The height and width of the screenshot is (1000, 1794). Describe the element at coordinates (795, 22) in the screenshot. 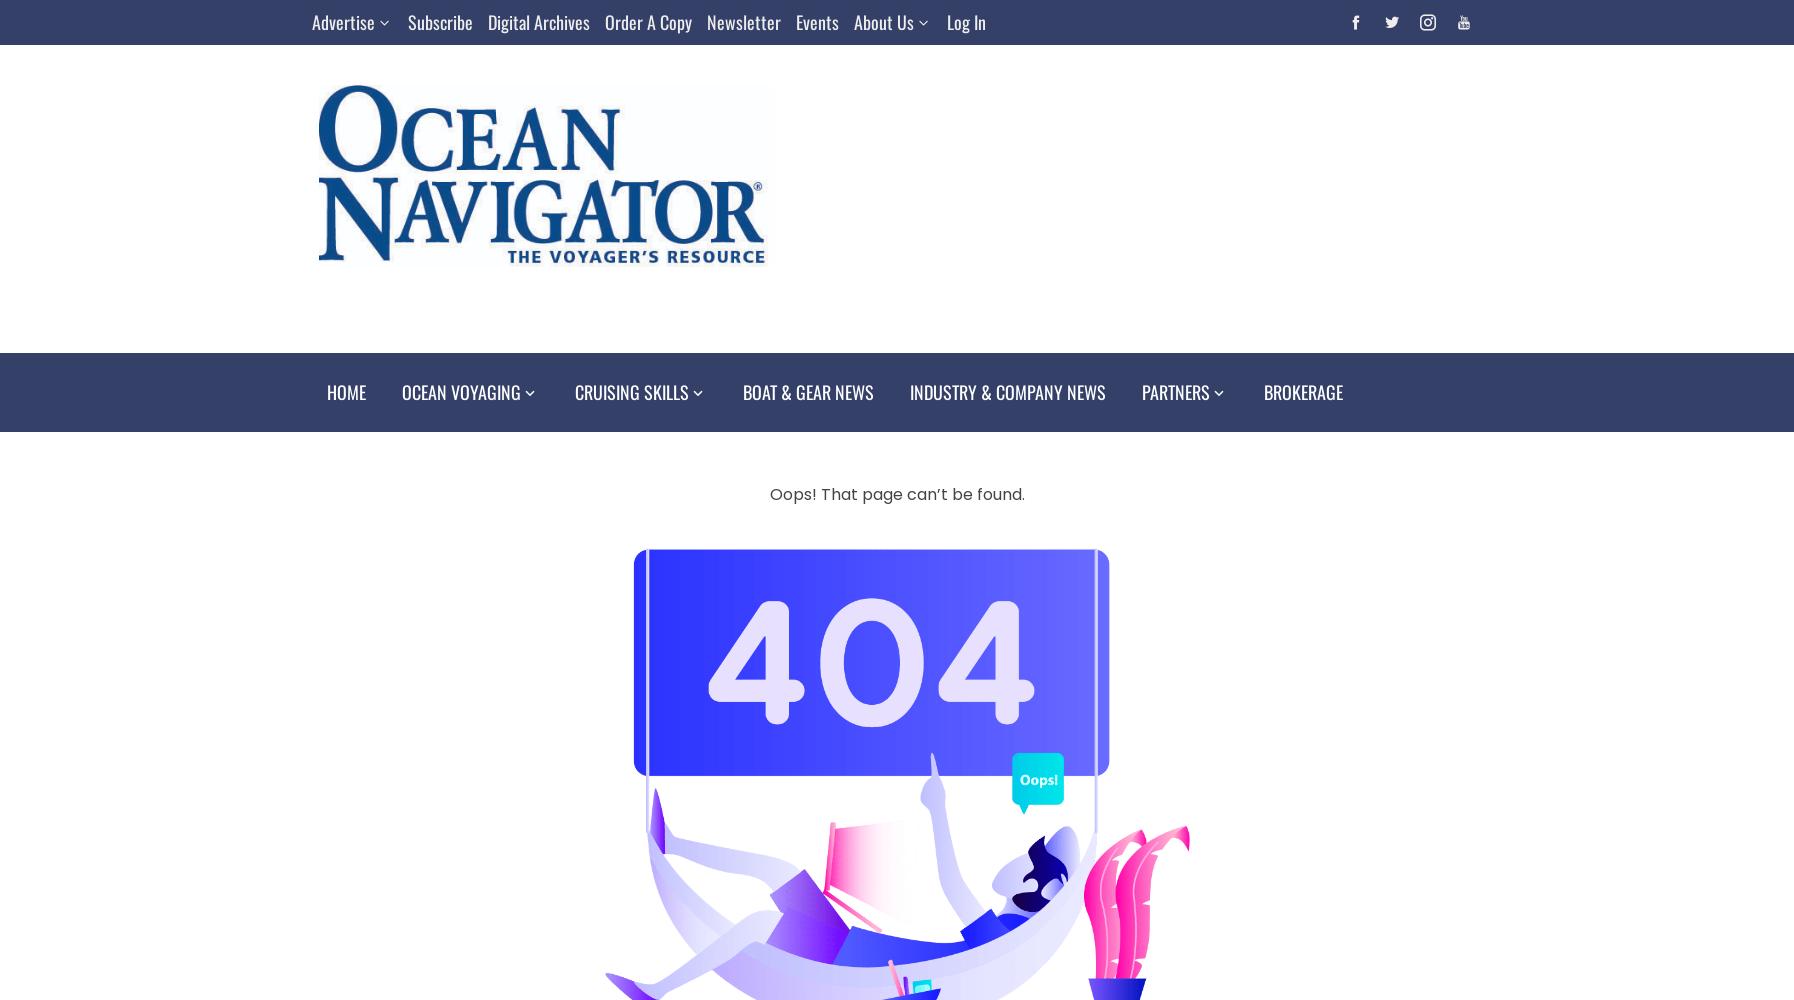

I see `'Events'` at that location.